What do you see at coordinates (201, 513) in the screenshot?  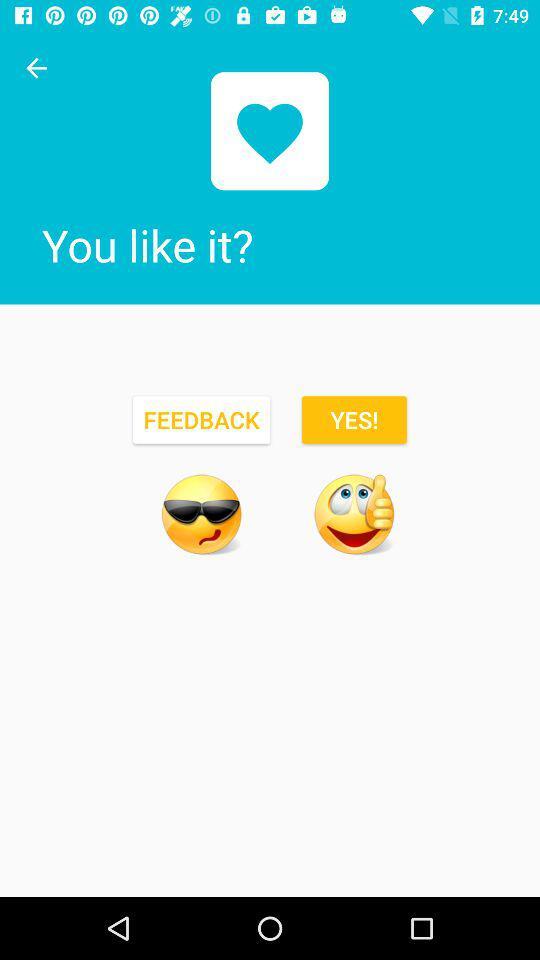 I see `emojios` at bounding box center [201, 513].